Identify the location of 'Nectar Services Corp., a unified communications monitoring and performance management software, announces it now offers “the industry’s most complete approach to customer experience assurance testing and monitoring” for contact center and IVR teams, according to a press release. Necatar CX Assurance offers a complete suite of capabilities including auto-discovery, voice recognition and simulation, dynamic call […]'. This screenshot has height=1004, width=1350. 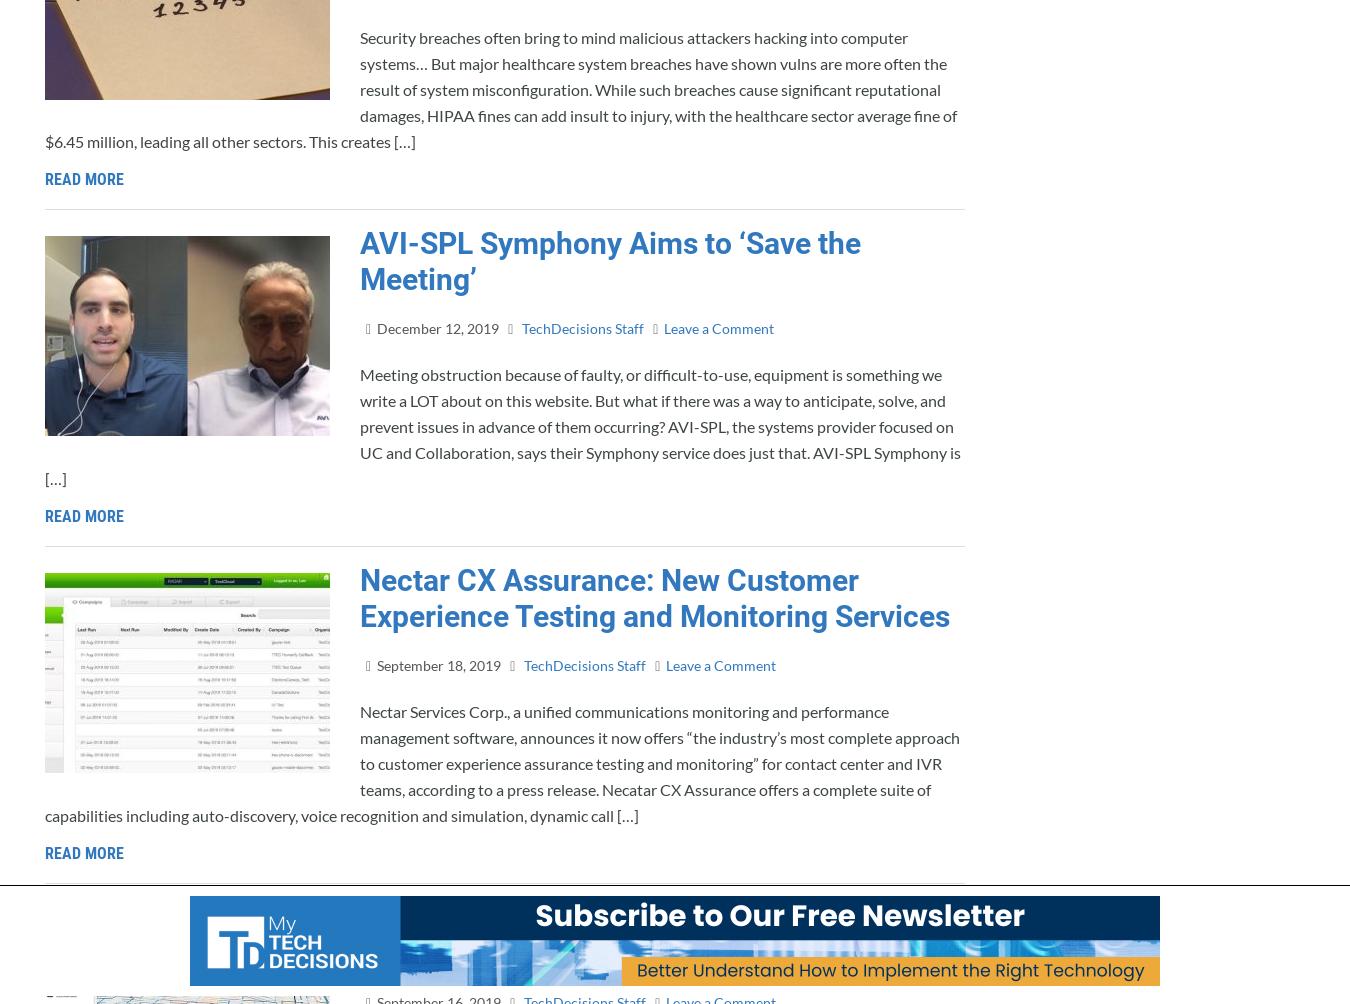
(501, 762).